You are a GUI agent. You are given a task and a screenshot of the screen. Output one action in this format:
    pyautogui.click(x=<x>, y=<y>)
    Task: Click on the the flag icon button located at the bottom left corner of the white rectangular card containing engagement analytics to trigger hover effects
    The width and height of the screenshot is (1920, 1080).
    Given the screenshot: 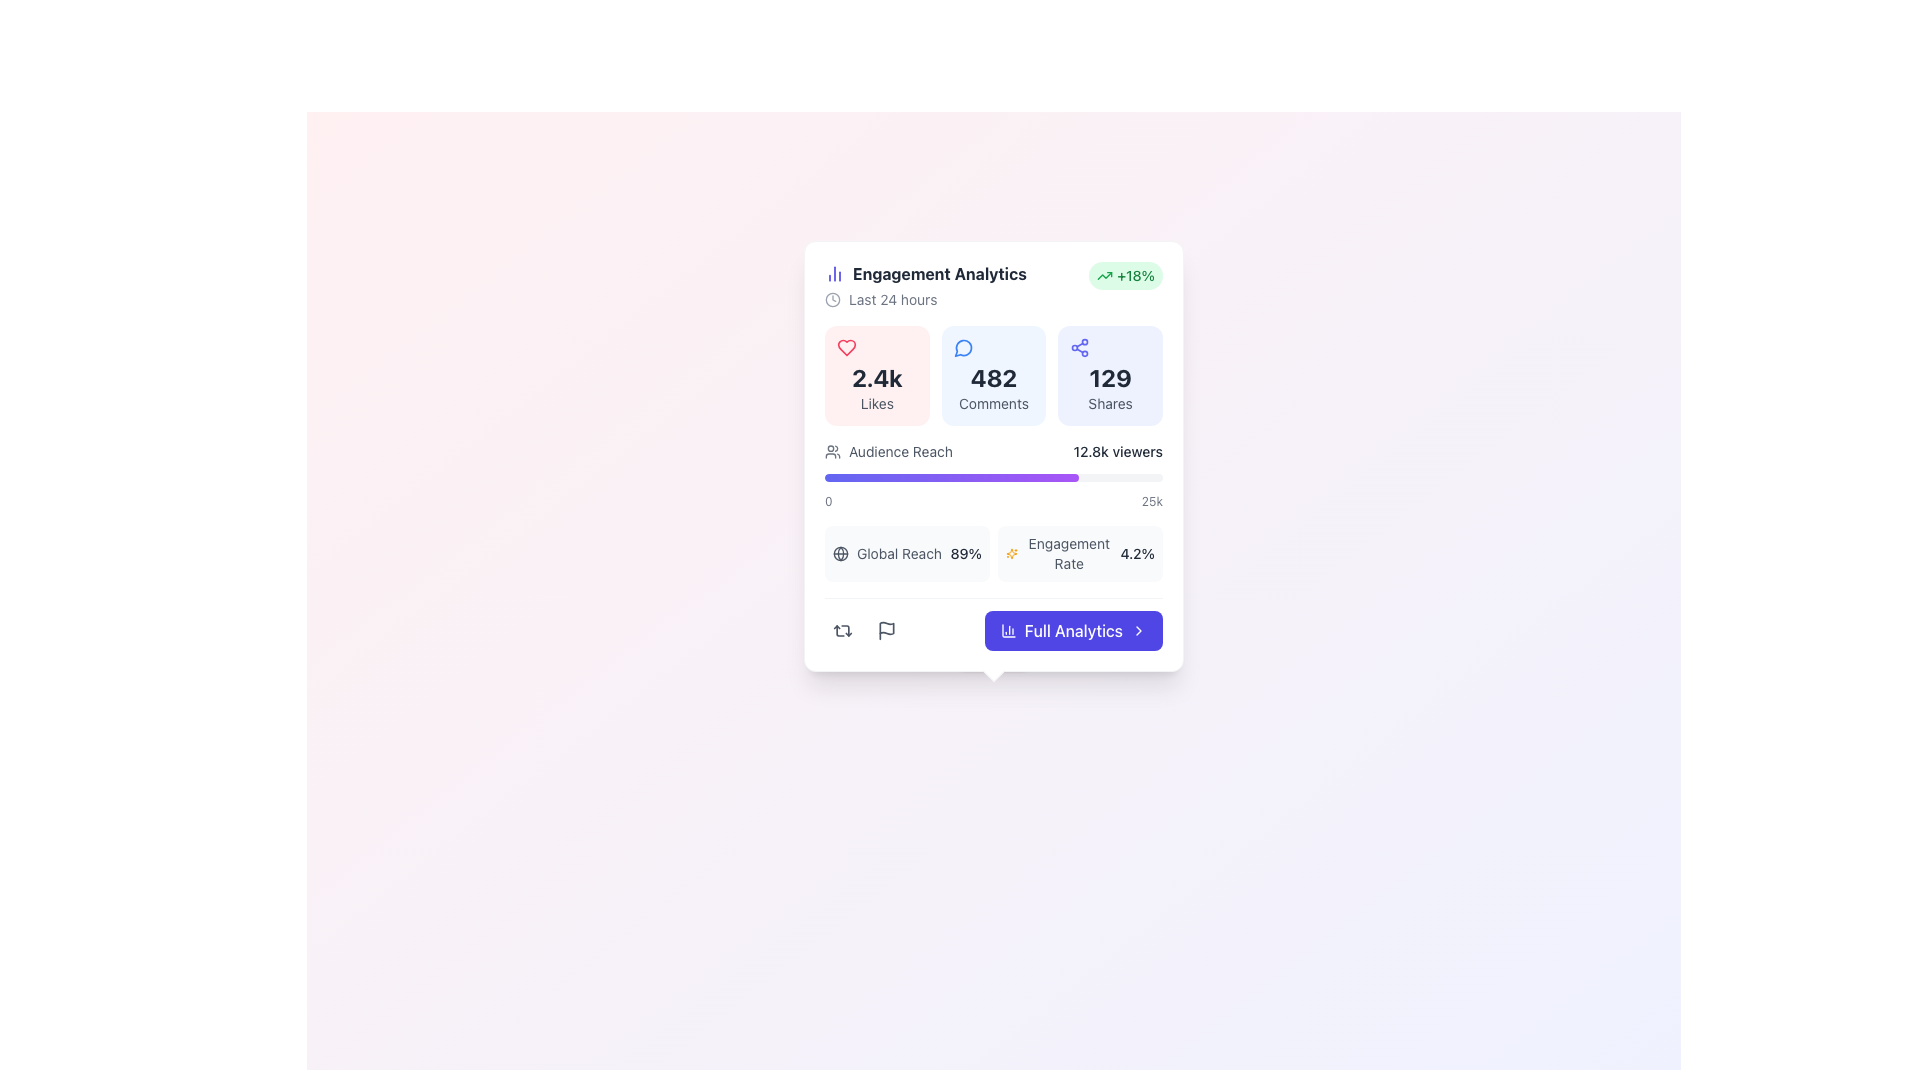 What is the action you would take?
    pyautogui.click(x=886, y=631)
    